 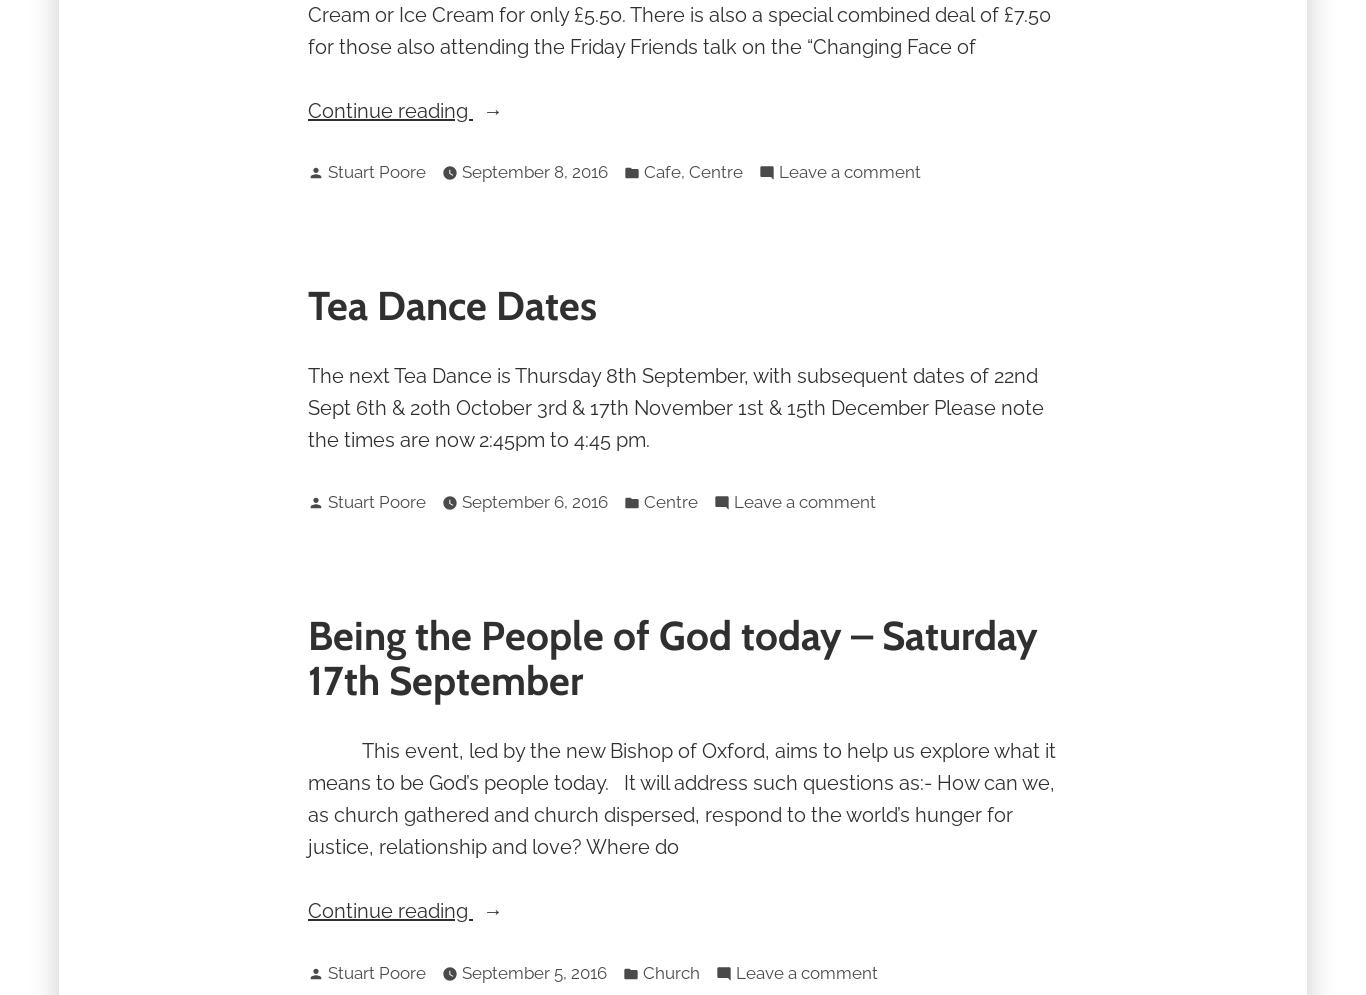 What do you see at coordinates (670, 971) in the screenshot?
I see `'Church'` at bounding box center [670, 971].